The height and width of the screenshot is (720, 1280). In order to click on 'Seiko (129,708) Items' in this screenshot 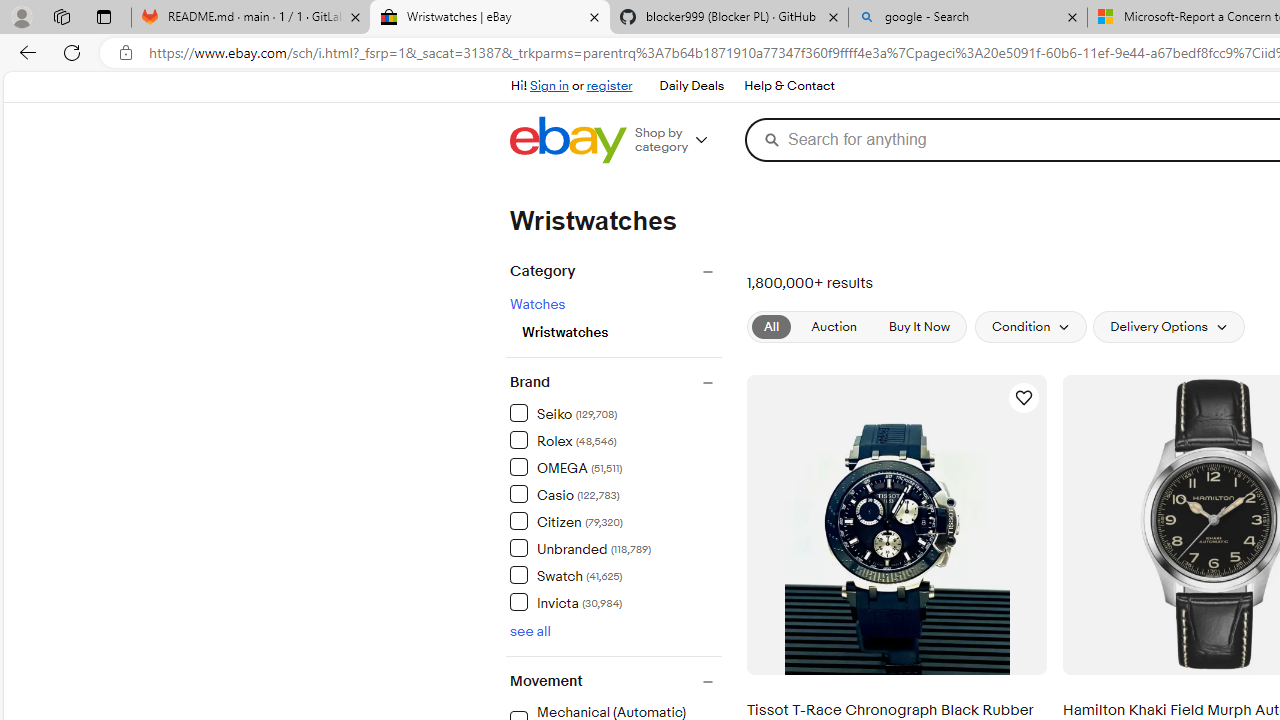, I will do `click(562, 411)`.